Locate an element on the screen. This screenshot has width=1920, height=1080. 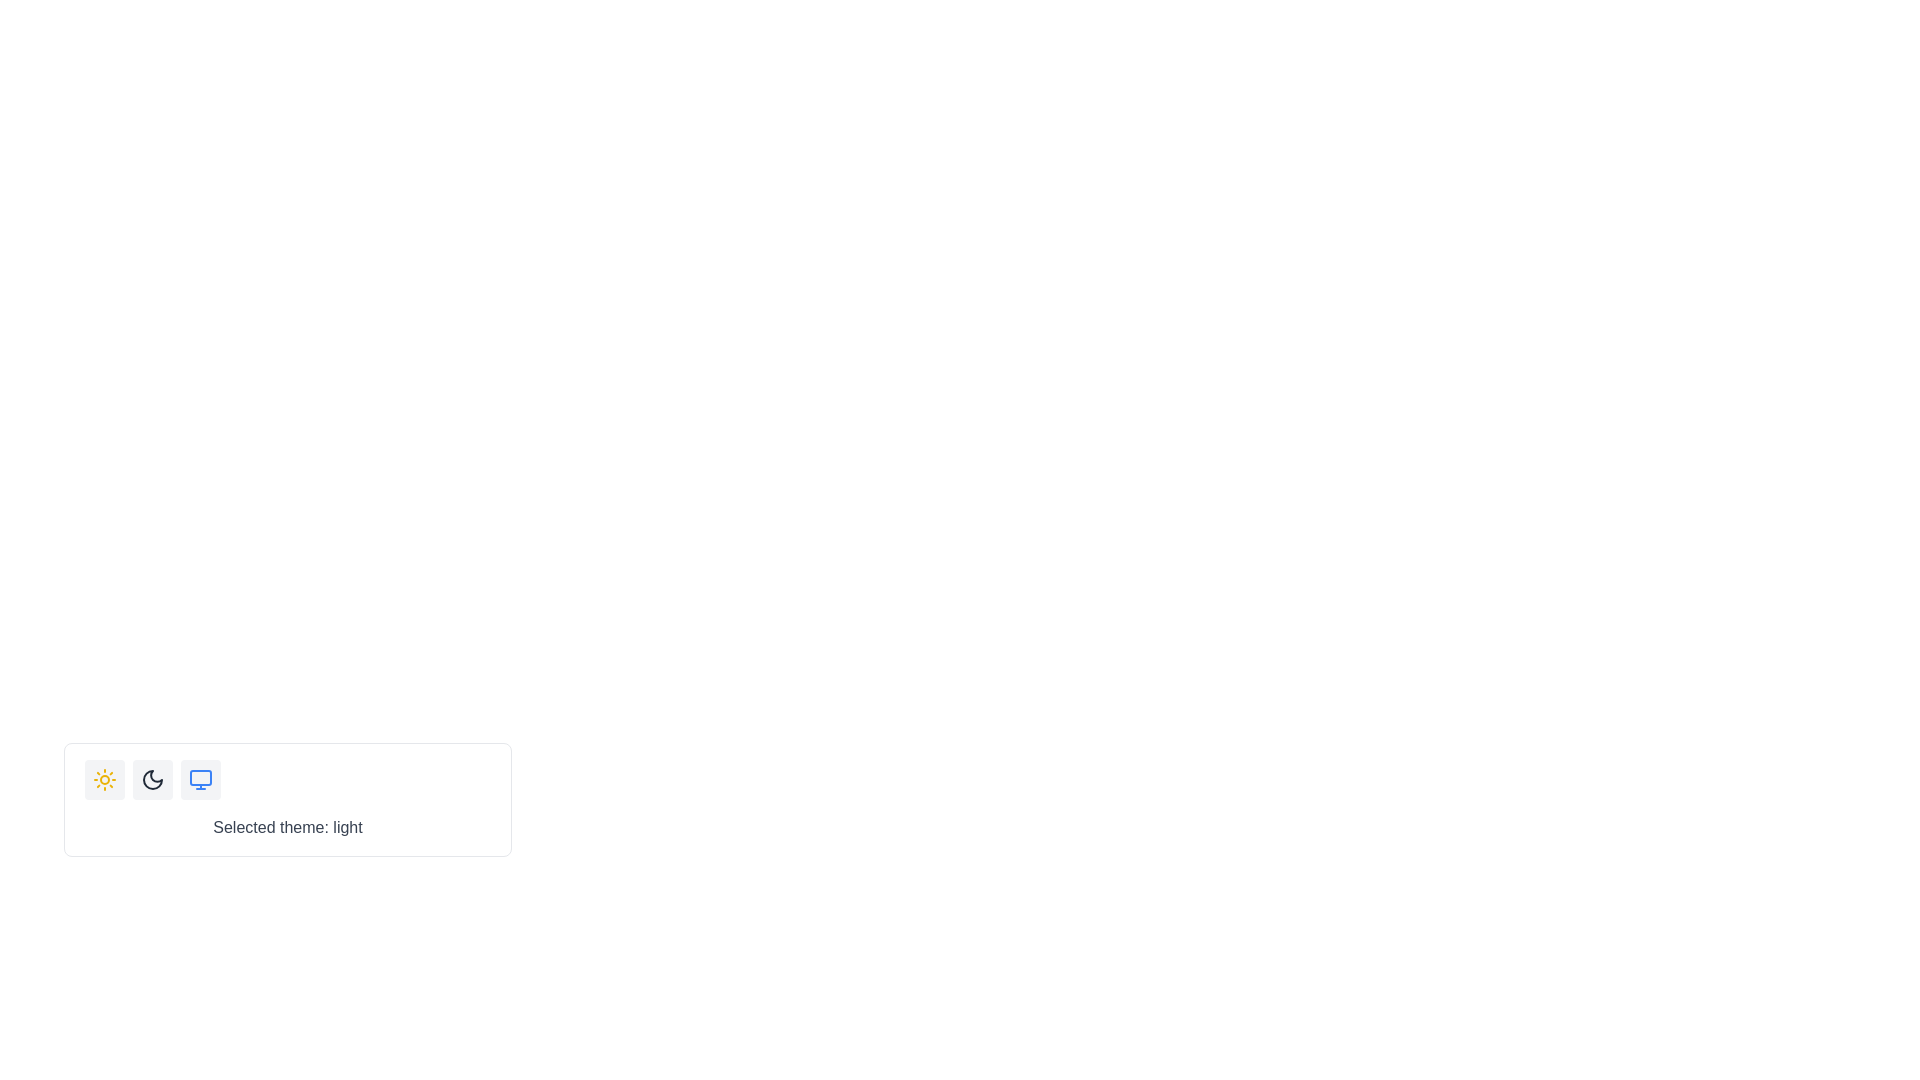
the monitor theme button, which is a rounded rectangle with a gray background and a blue monitor icon, positioned as the fourth button in the horizontal list of theme selector buttons is located at coordinates (201, 778).